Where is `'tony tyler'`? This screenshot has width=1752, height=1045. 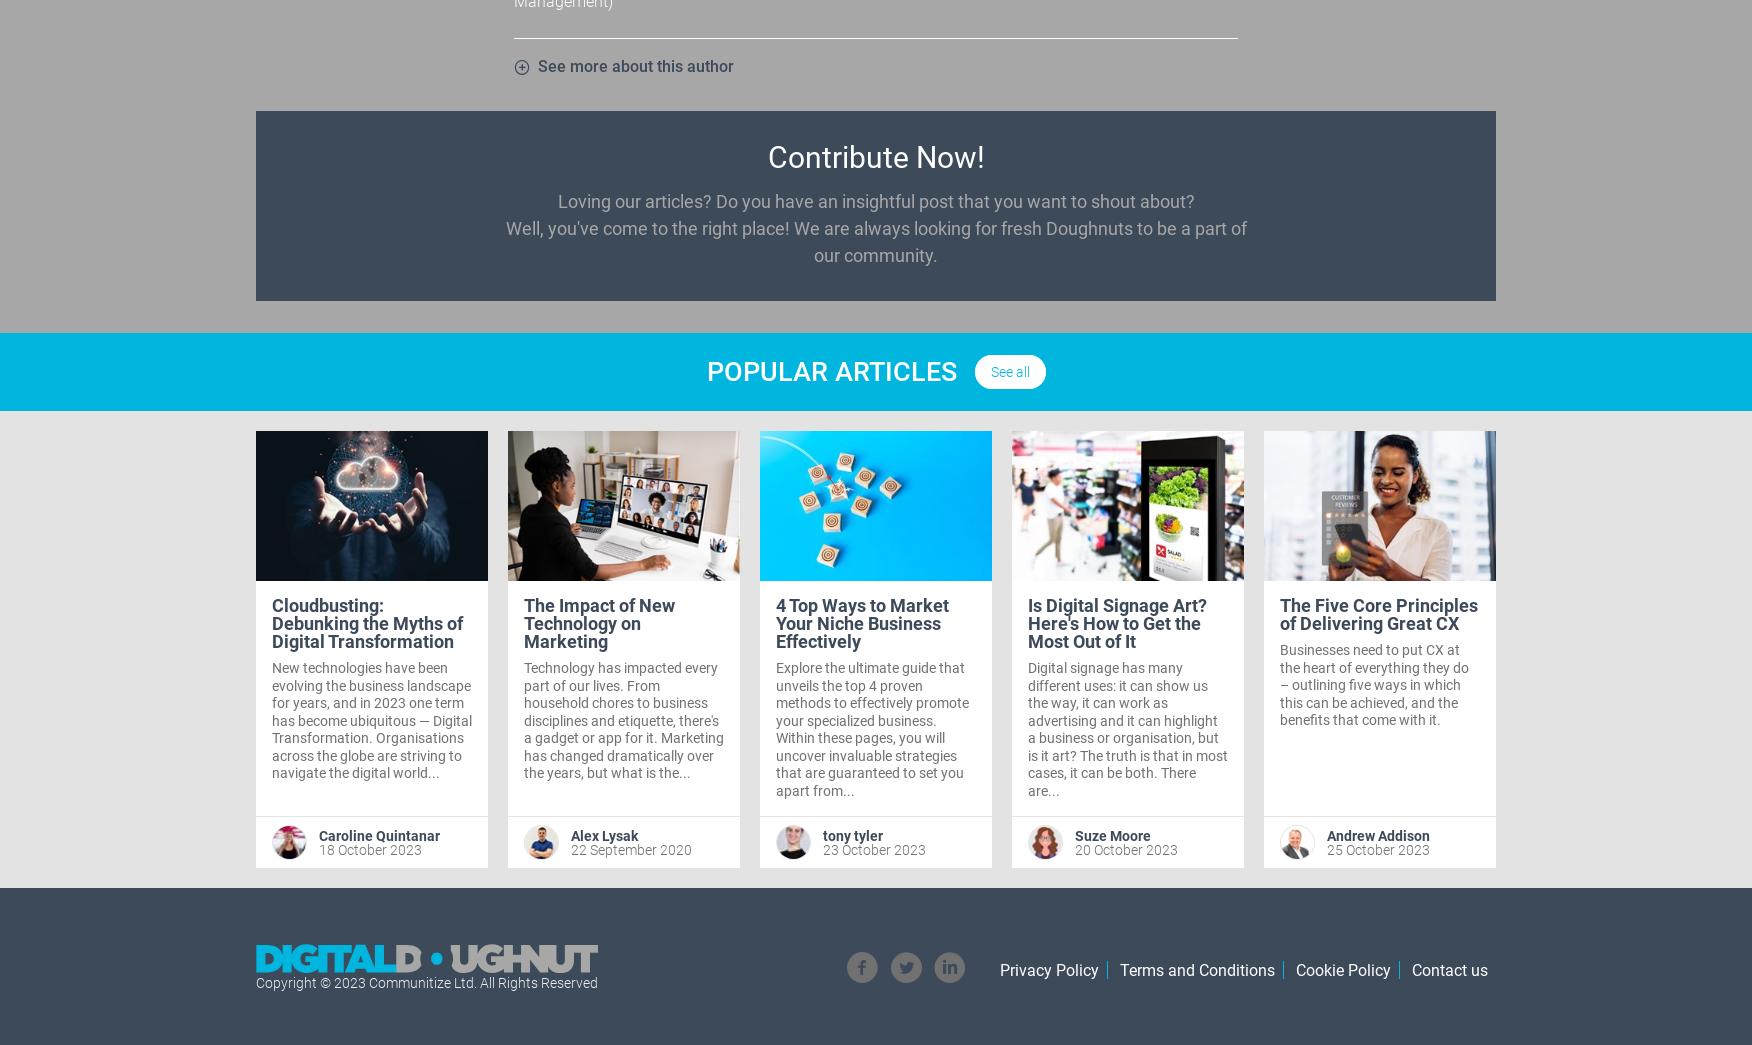 'tony tyler' is located at coordinates (852, 833).